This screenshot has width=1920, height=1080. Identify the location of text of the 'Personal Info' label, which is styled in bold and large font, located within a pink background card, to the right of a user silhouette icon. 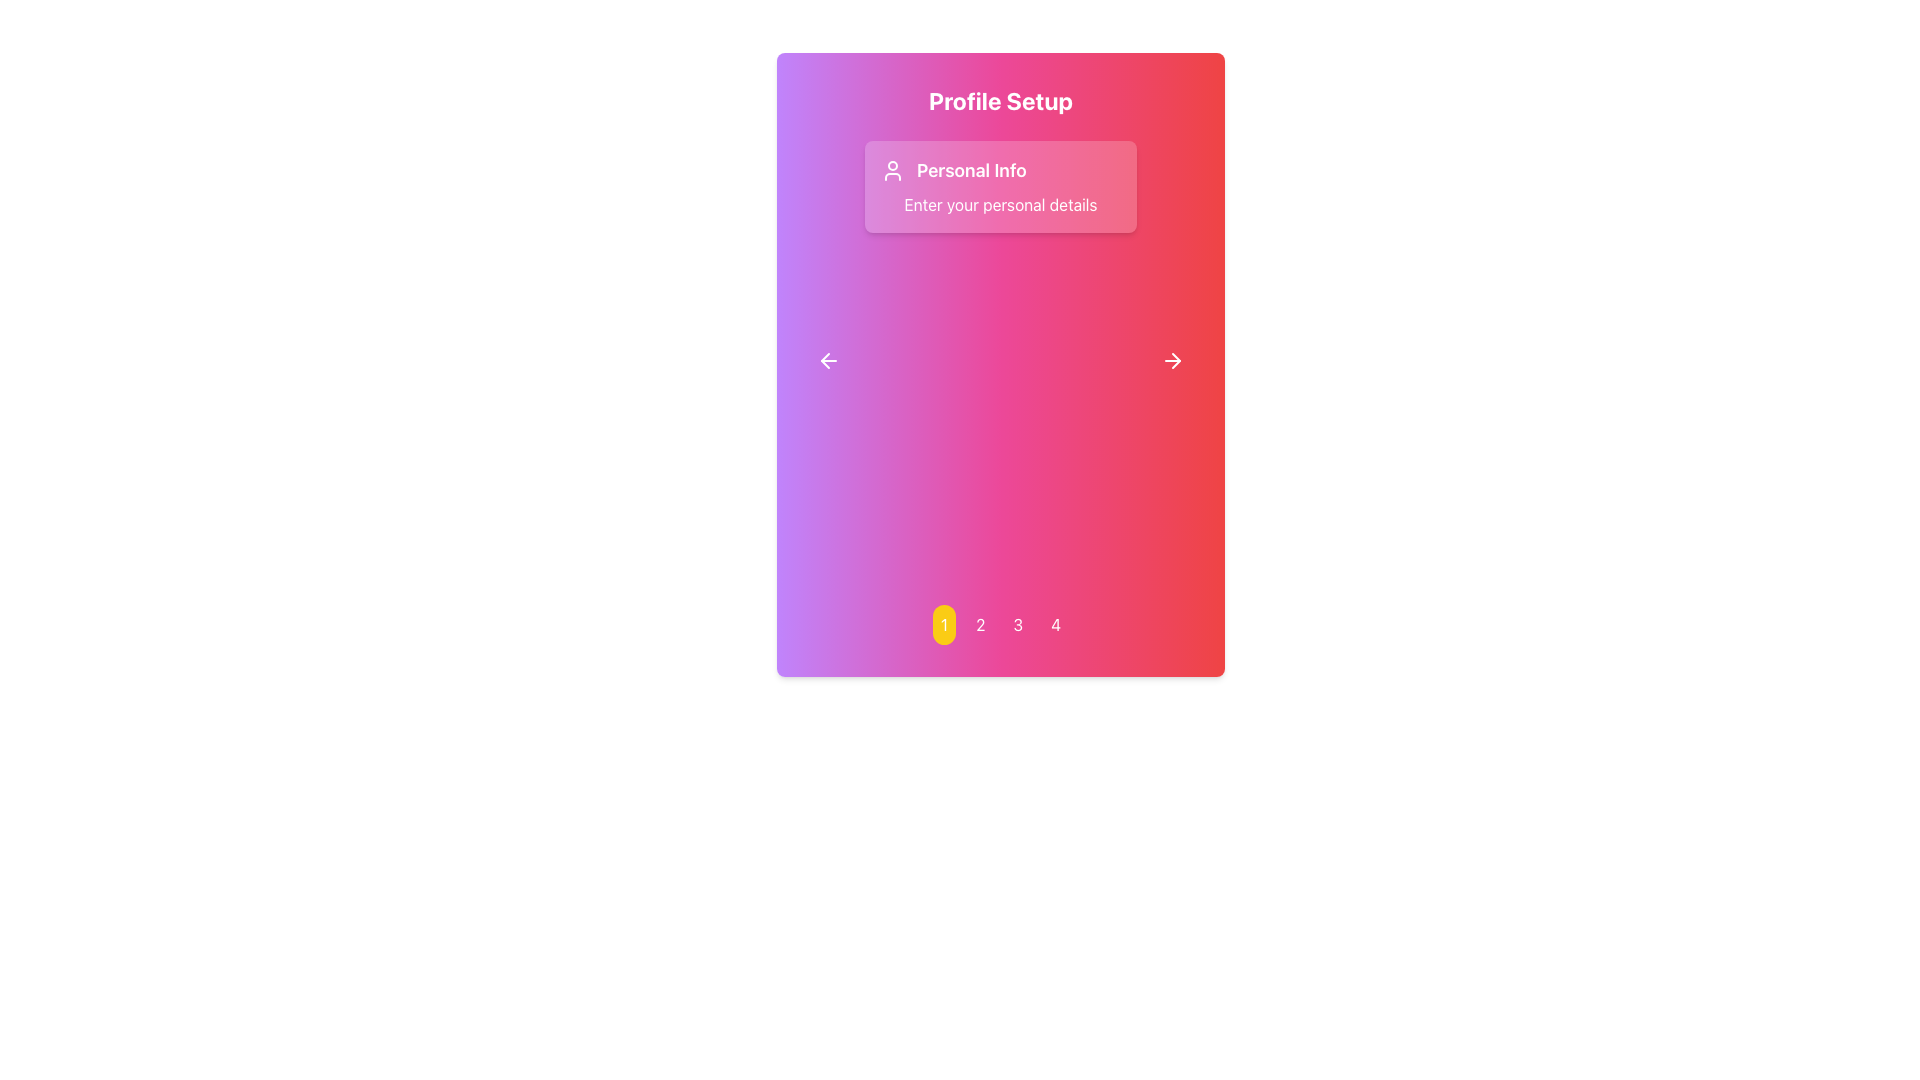
(1001, 169).